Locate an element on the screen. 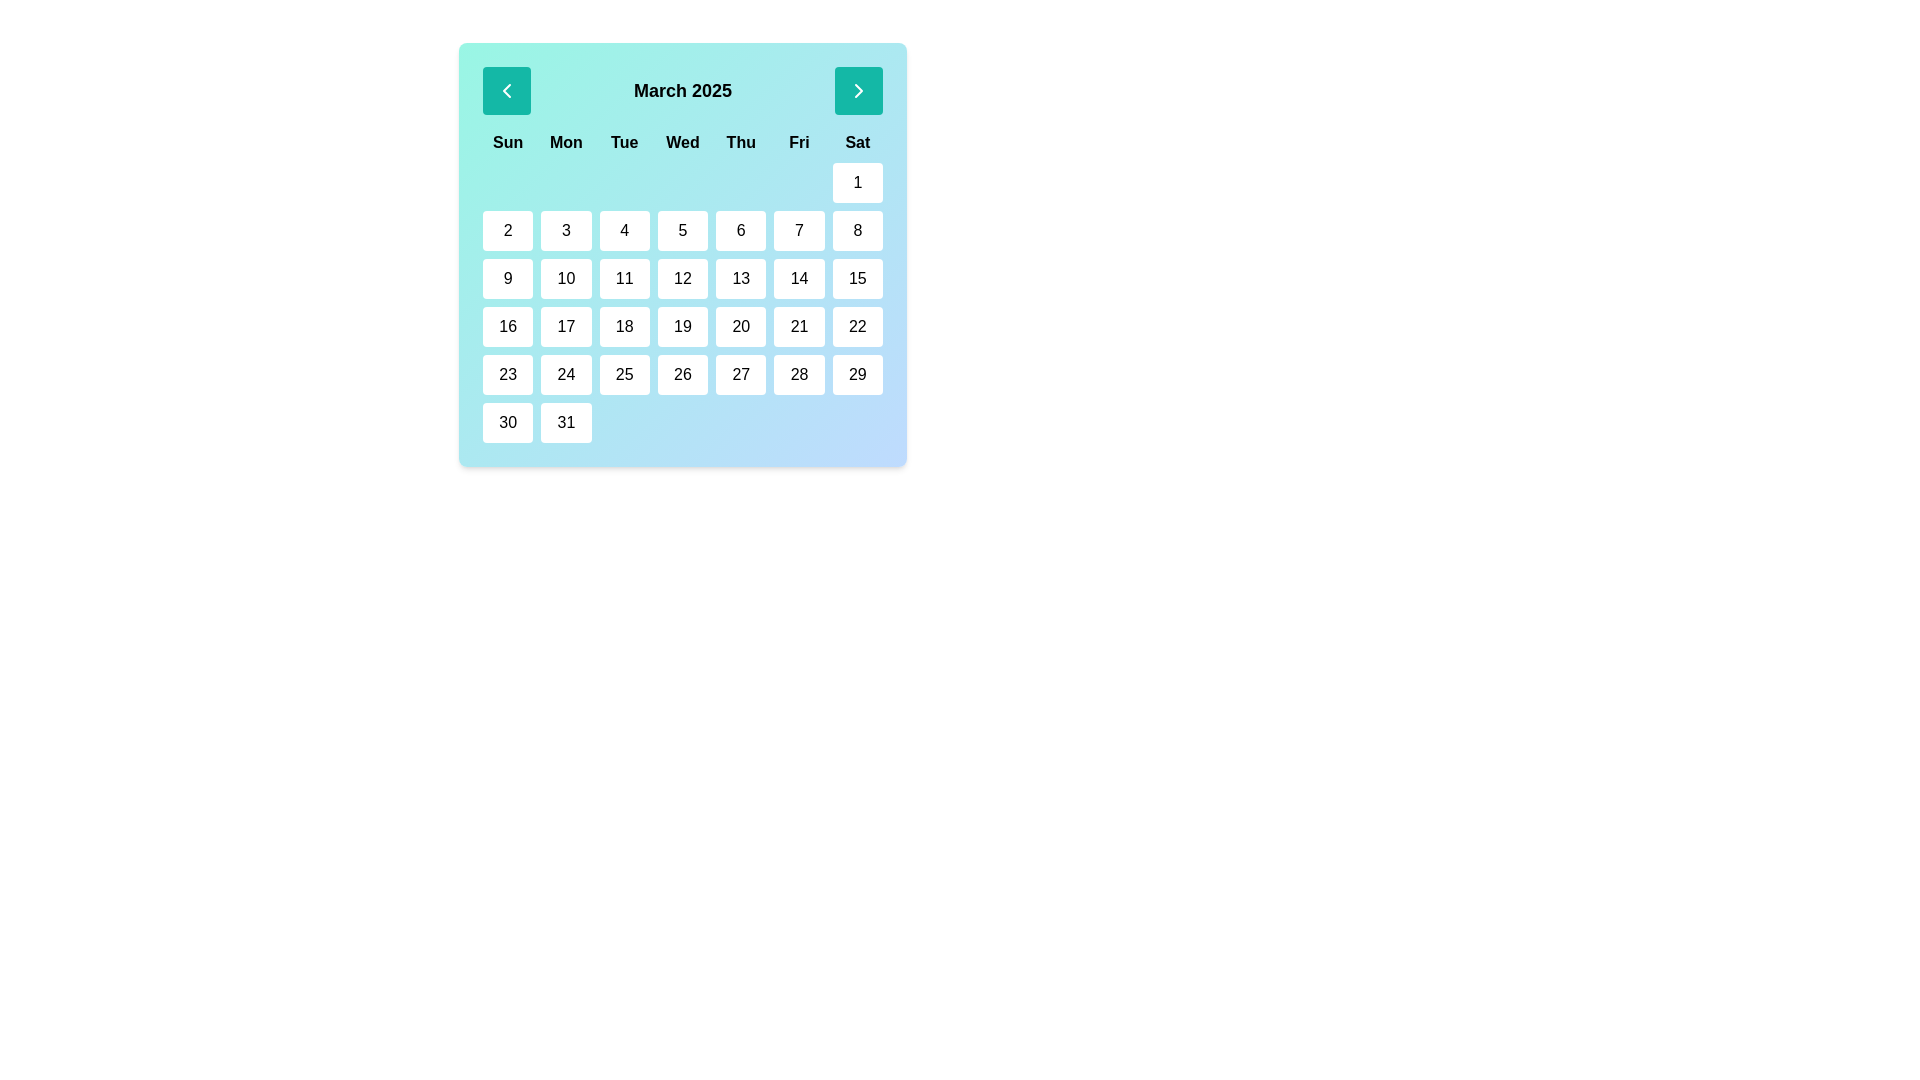  the square white button with rounded corners labeled '31' in the bottom row of the calendar grid is located at coordinates (565, 422).